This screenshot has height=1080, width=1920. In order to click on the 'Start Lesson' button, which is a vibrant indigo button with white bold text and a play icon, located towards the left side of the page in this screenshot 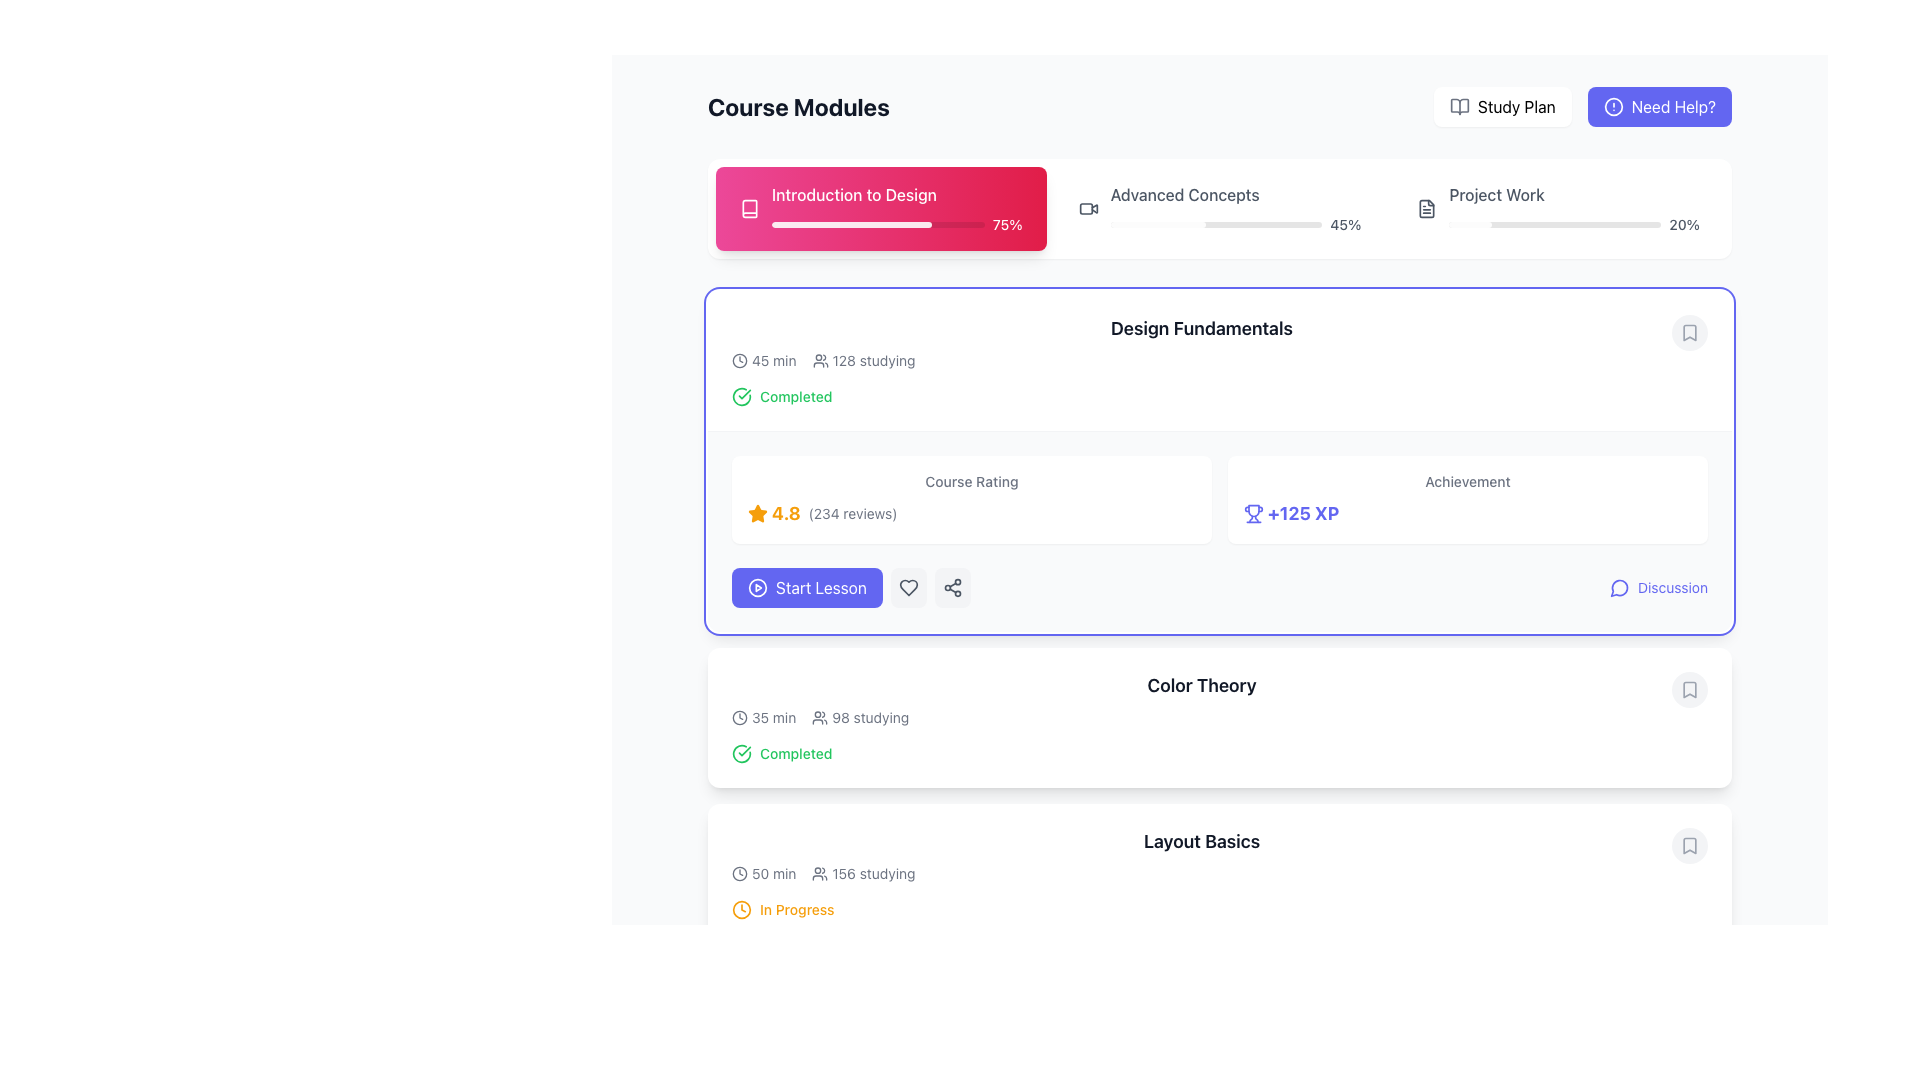, I will do `click(807, 586)`.